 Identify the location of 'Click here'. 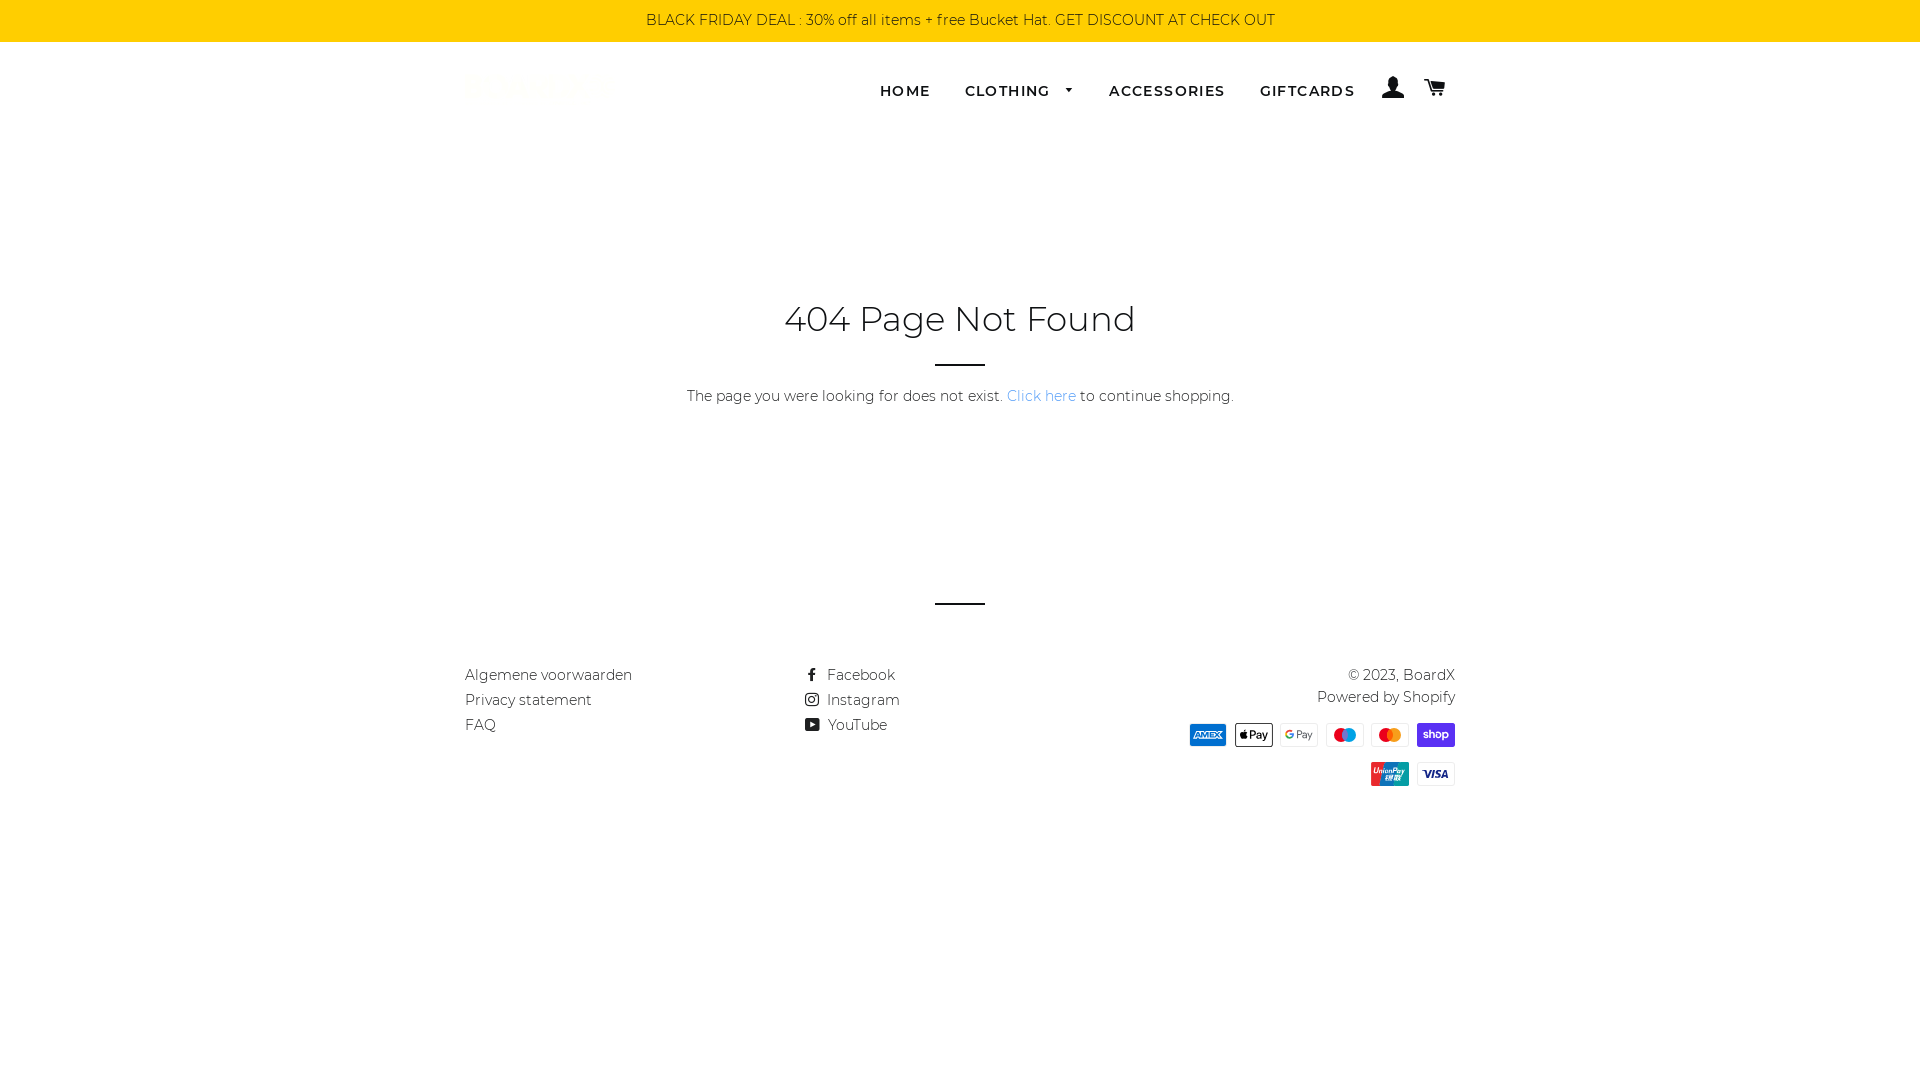
(1040, 396).